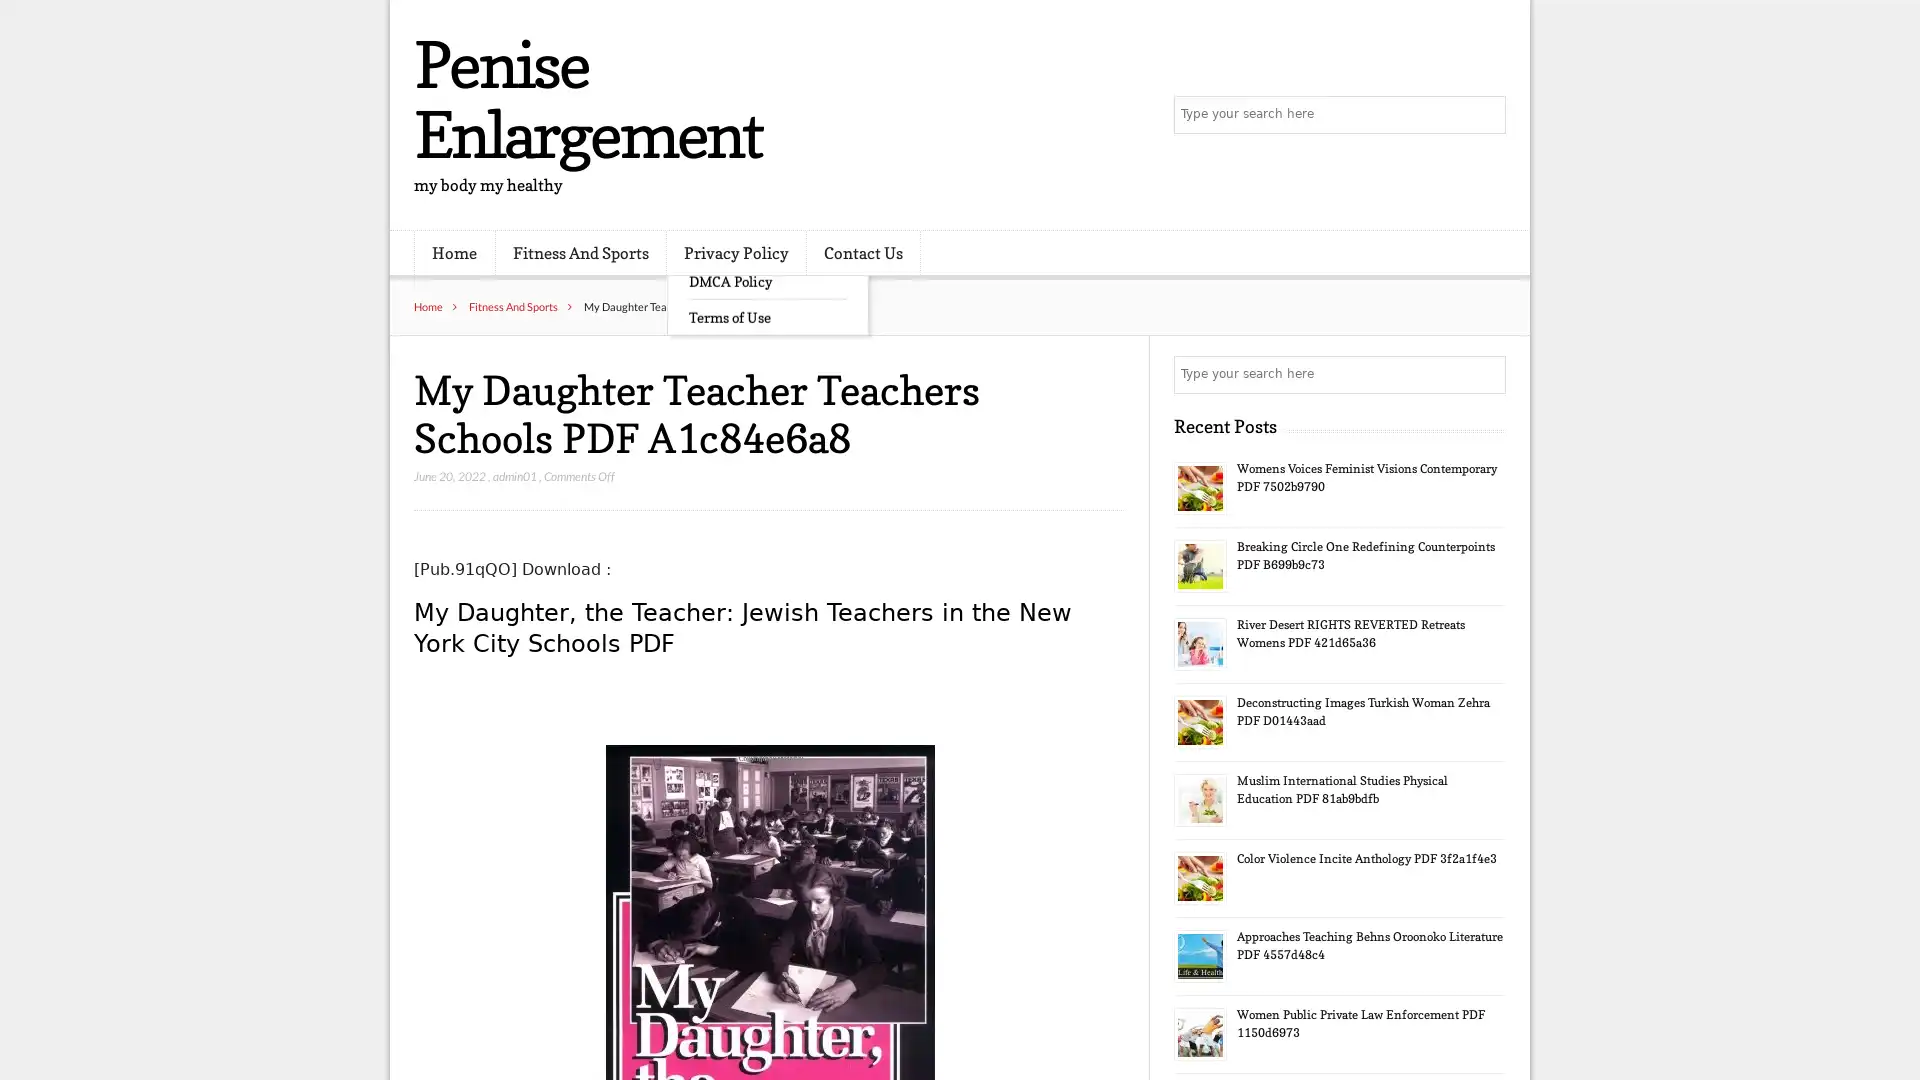  I want to click on Search, so click(1485, 115).